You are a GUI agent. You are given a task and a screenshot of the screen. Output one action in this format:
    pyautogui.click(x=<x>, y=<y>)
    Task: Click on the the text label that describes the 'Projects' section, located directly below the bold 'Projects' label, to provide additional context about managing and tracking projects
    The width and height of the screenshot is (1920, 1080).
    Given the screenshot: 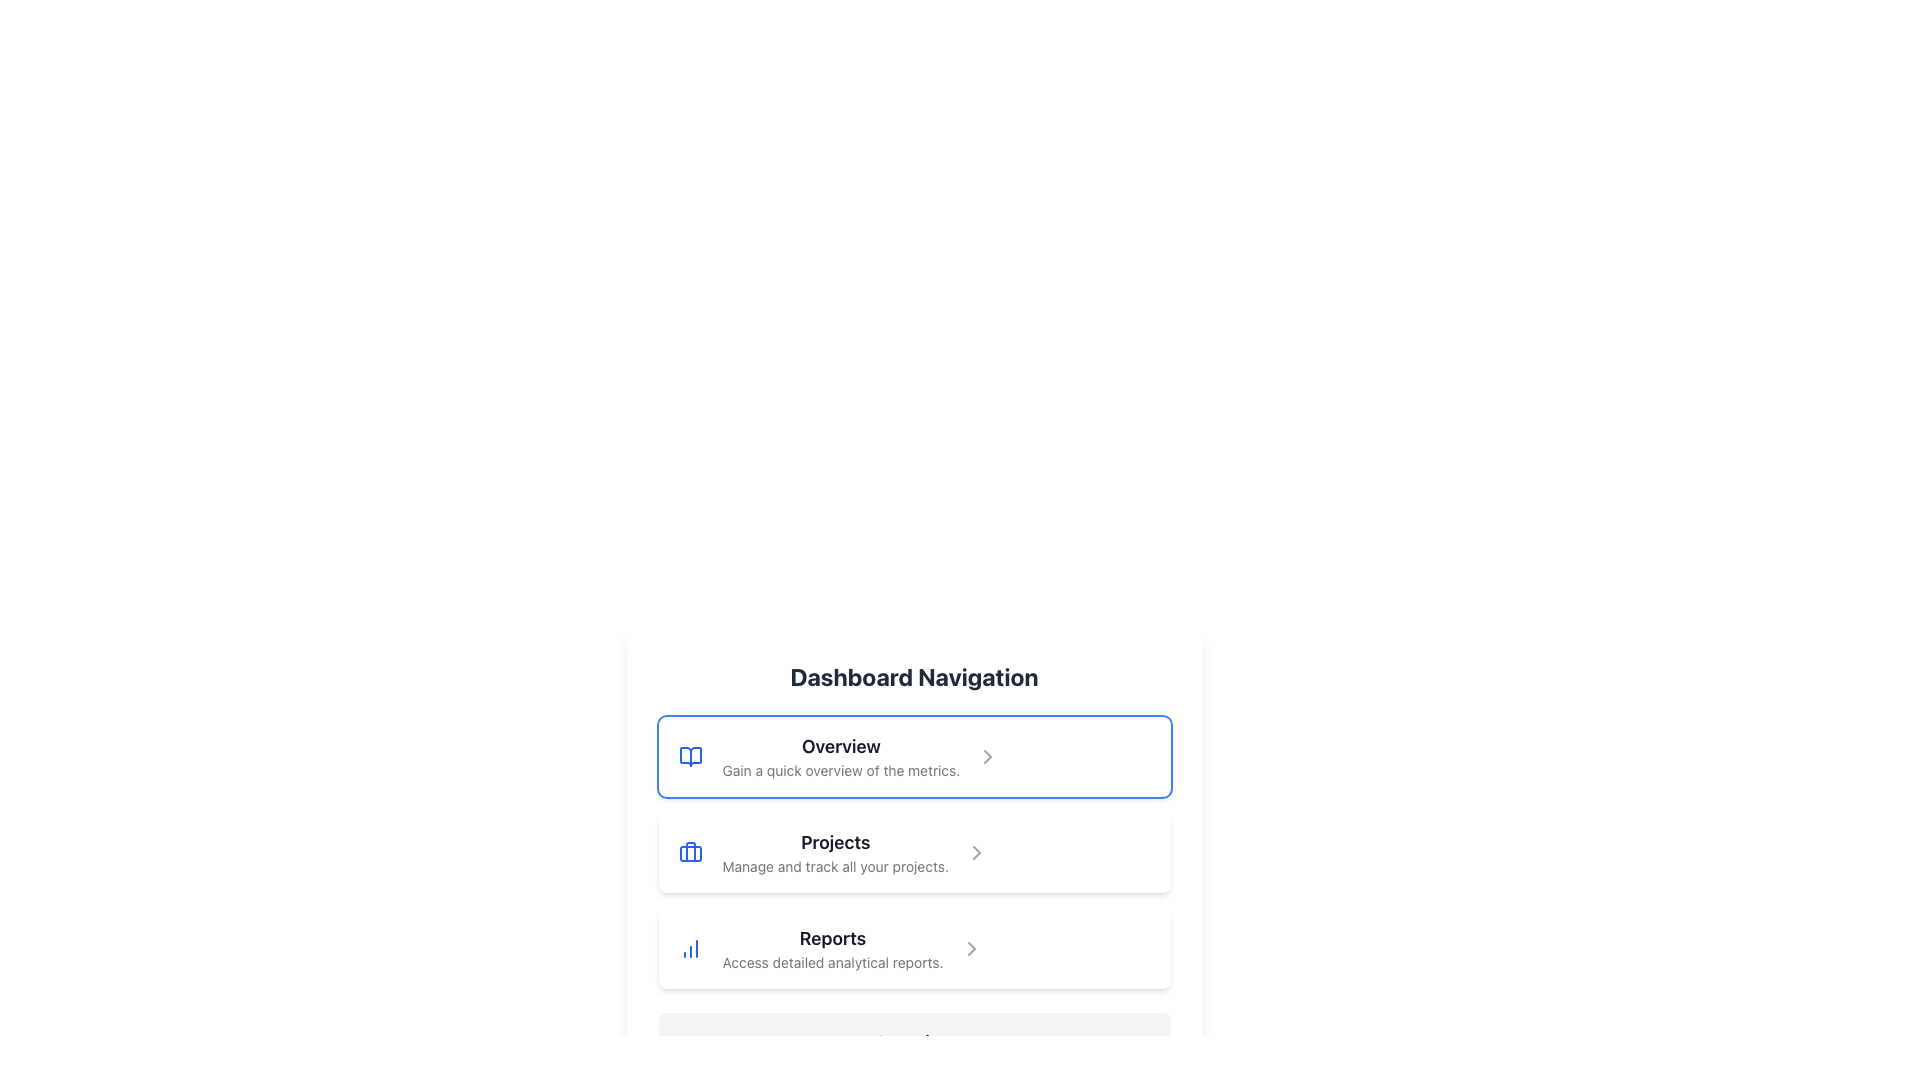 What is the action you would take?
    pyautogui.click(x=835, y=866)
    